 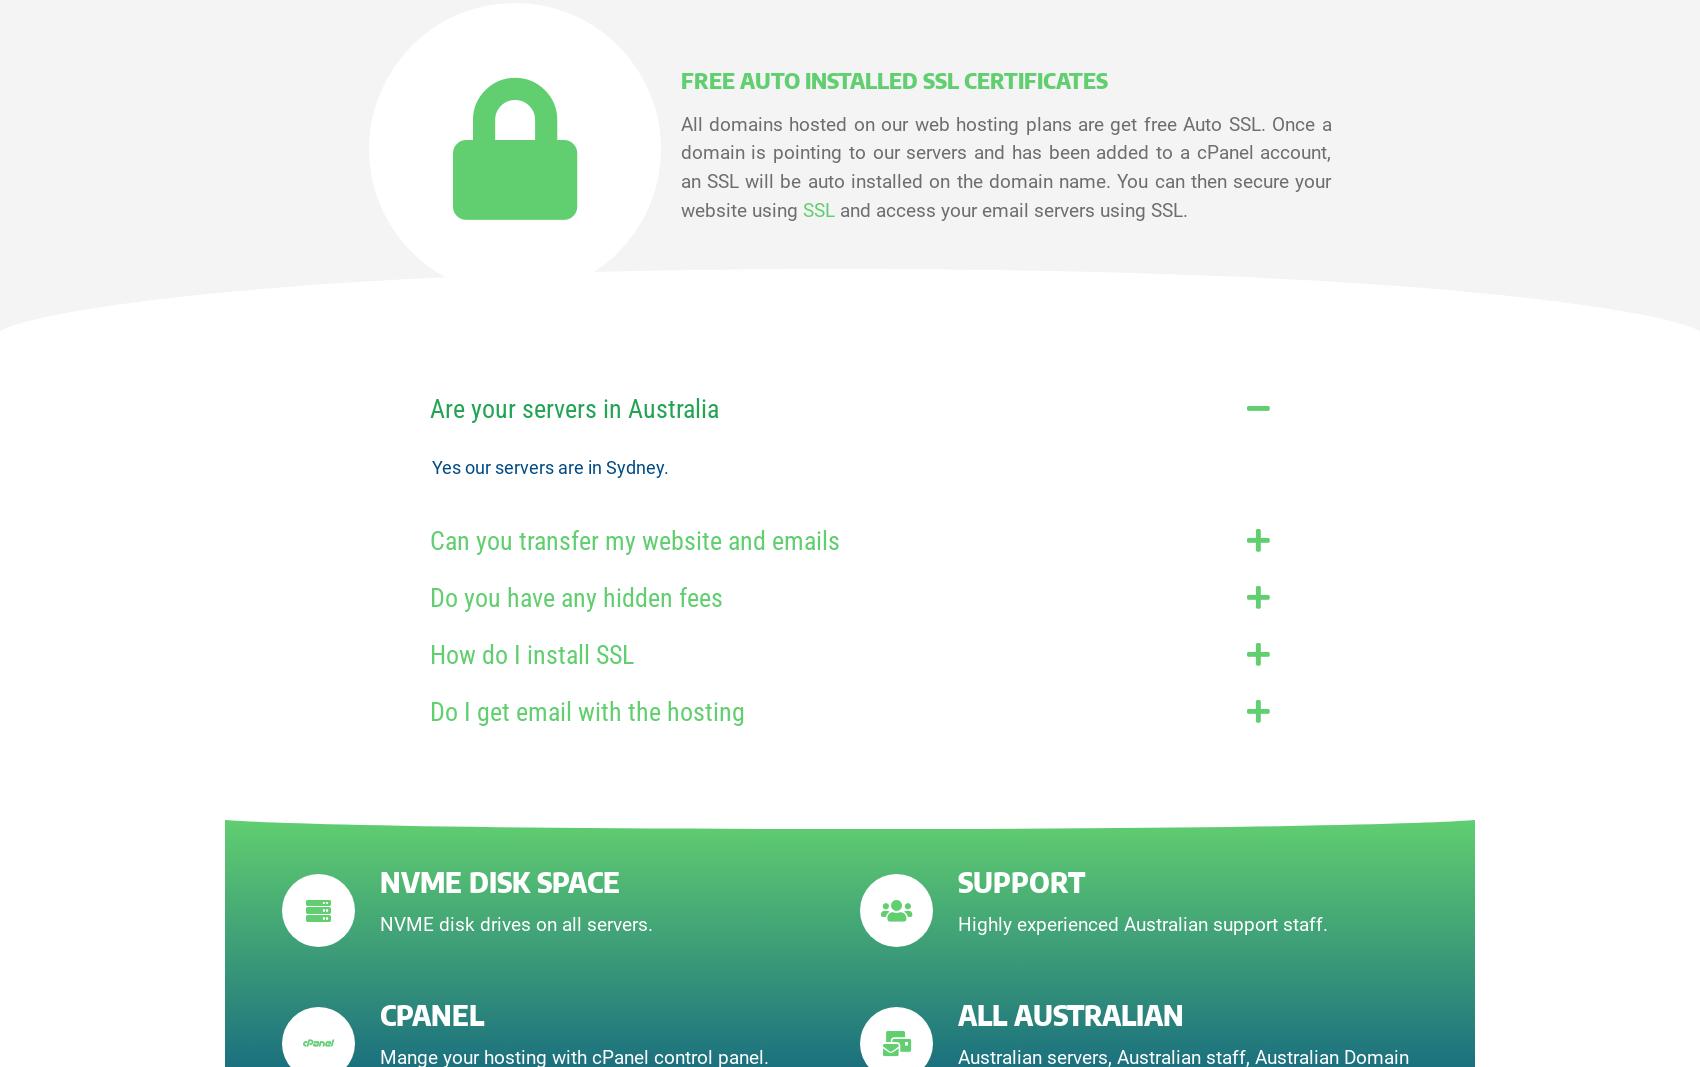 I want to click on 'SSL', so click(x=801, y=210).